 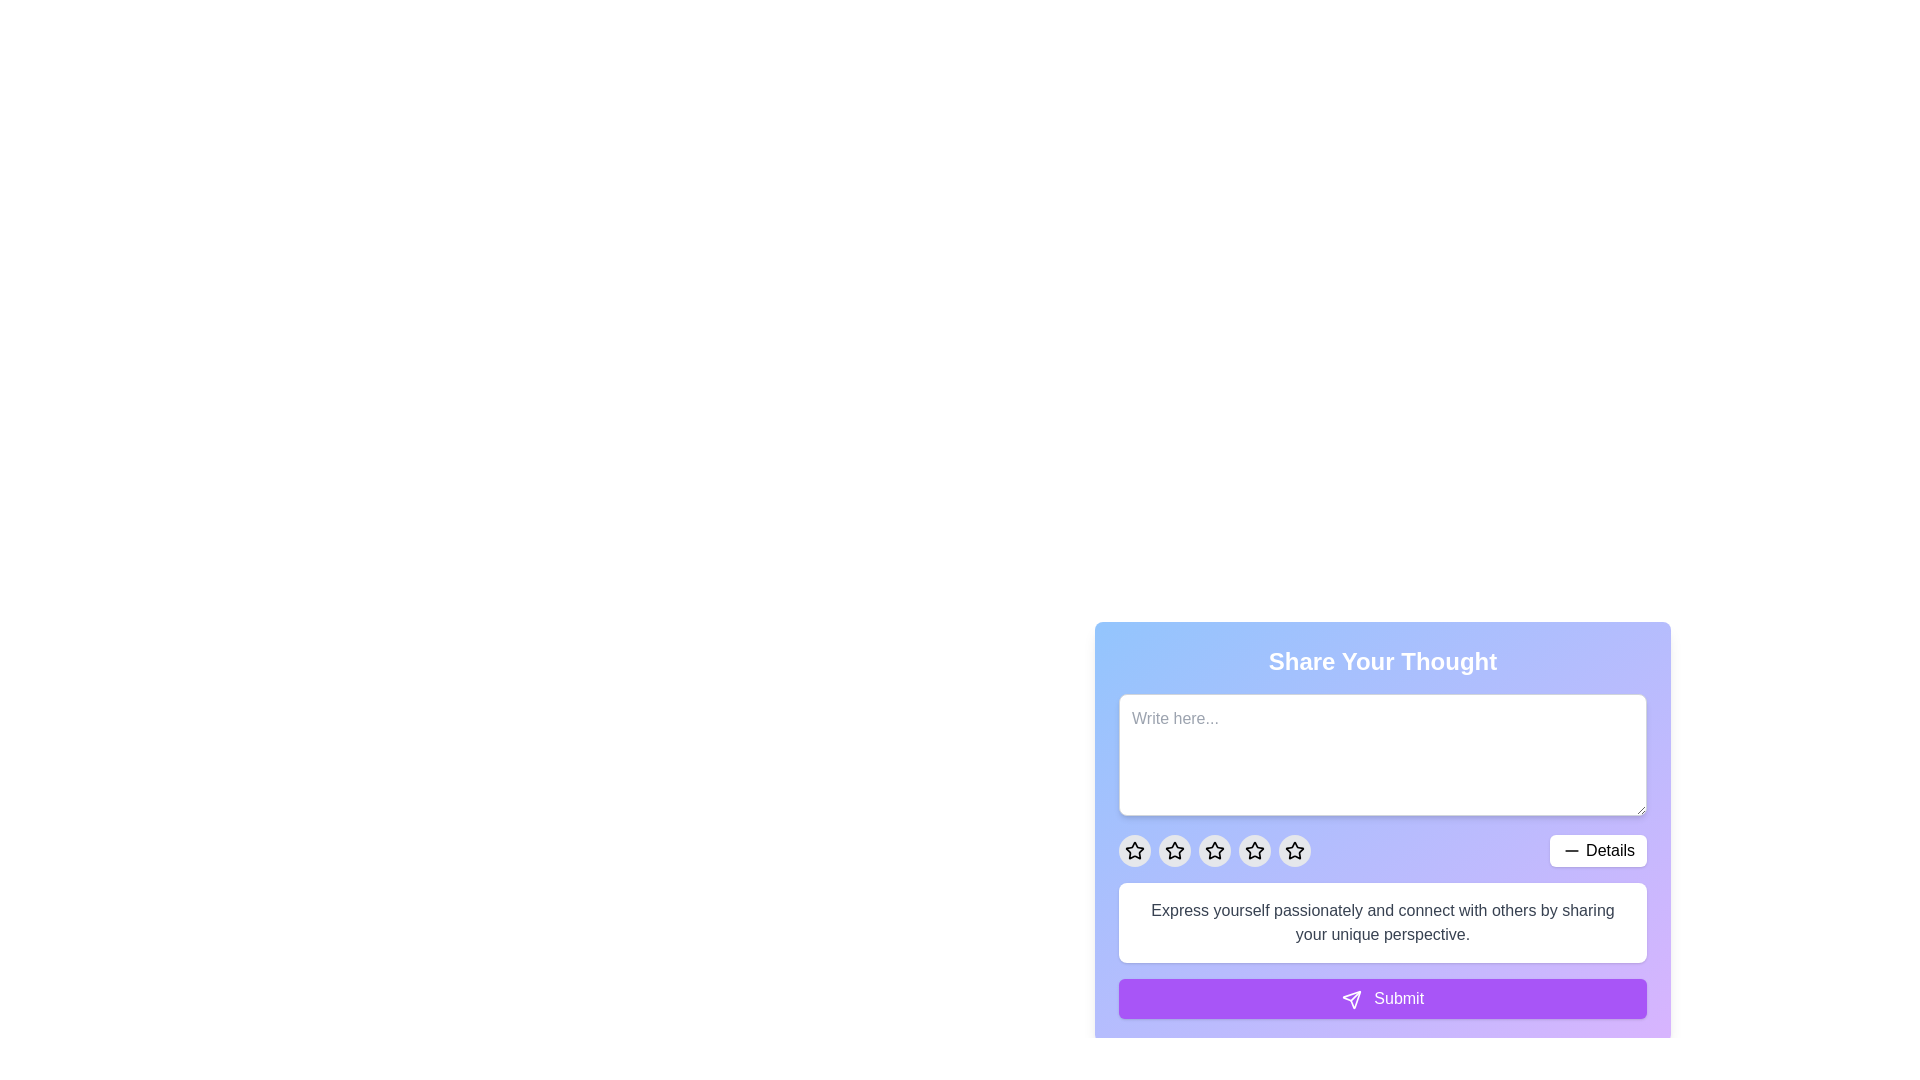 I want to click on another element, so click(x=1295, y=850).